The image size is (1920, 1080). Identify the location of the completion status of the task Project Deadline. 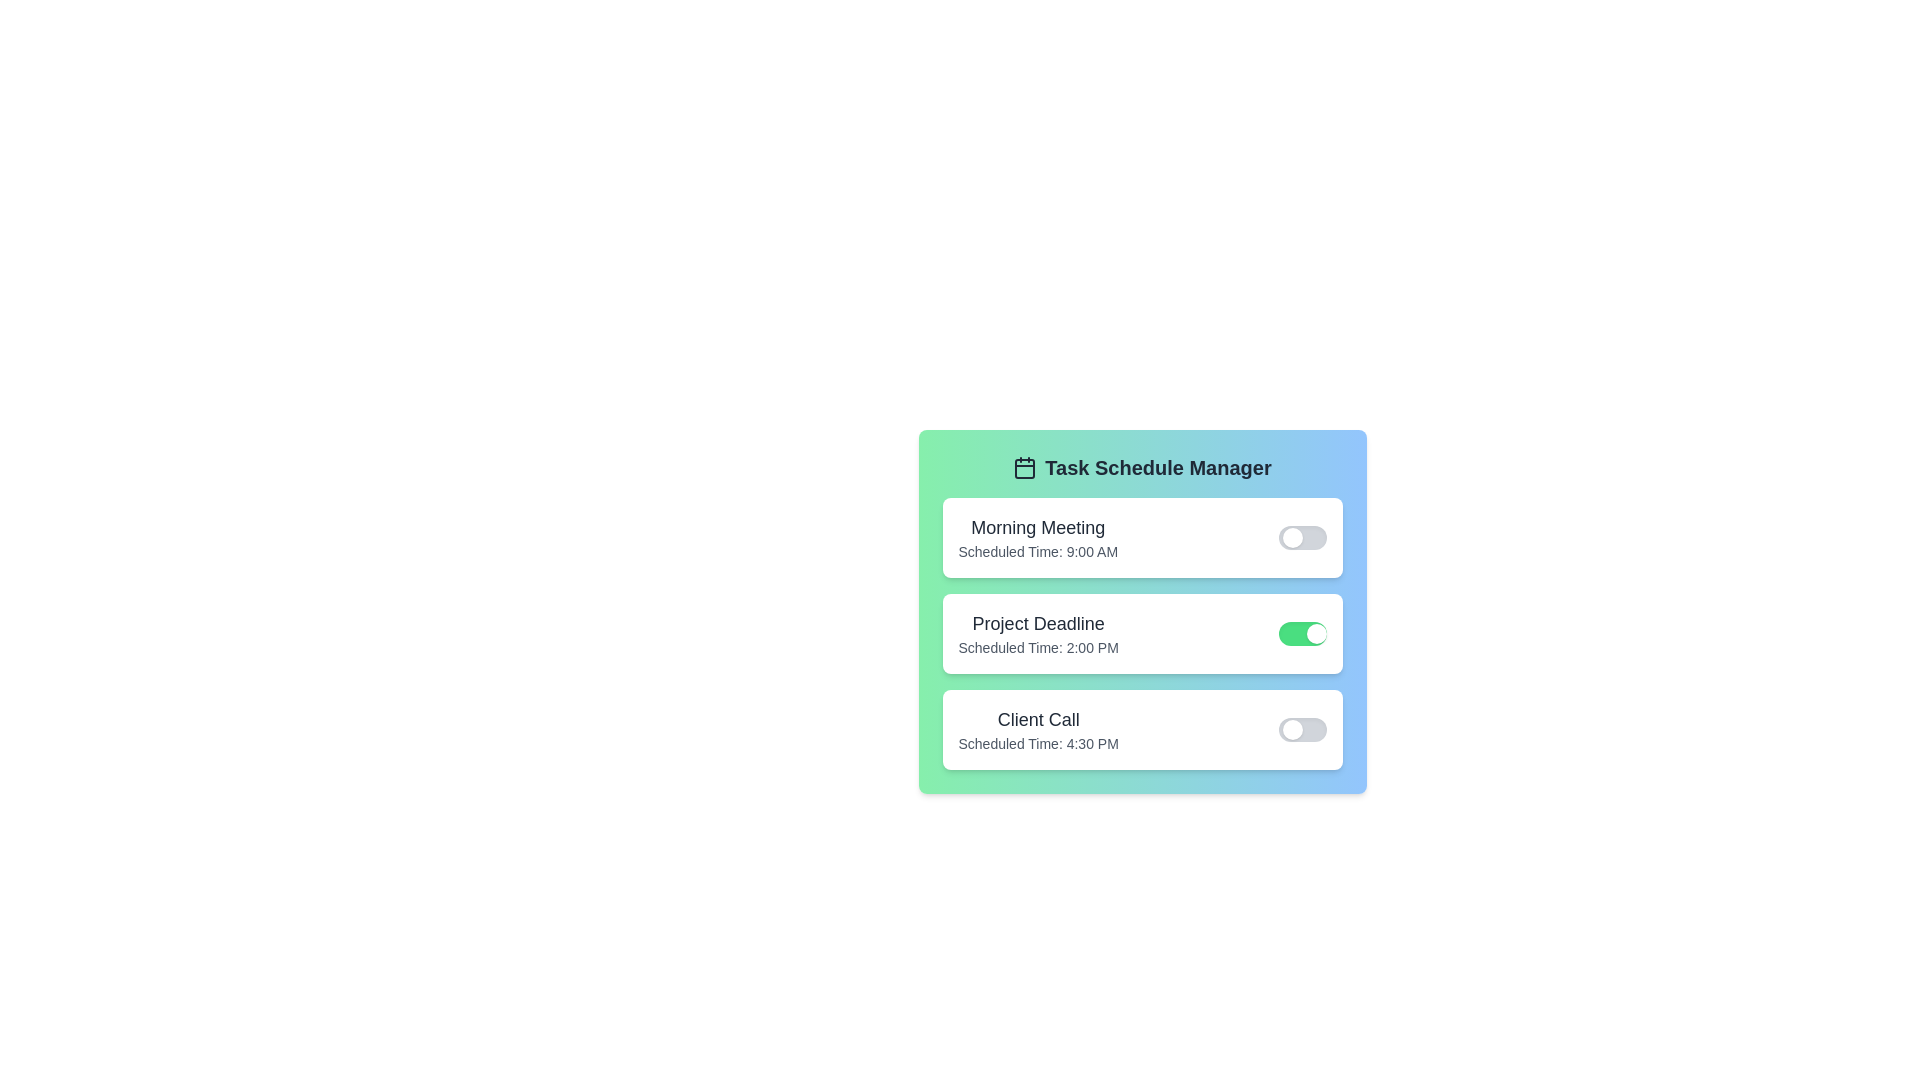
(1302, 633).